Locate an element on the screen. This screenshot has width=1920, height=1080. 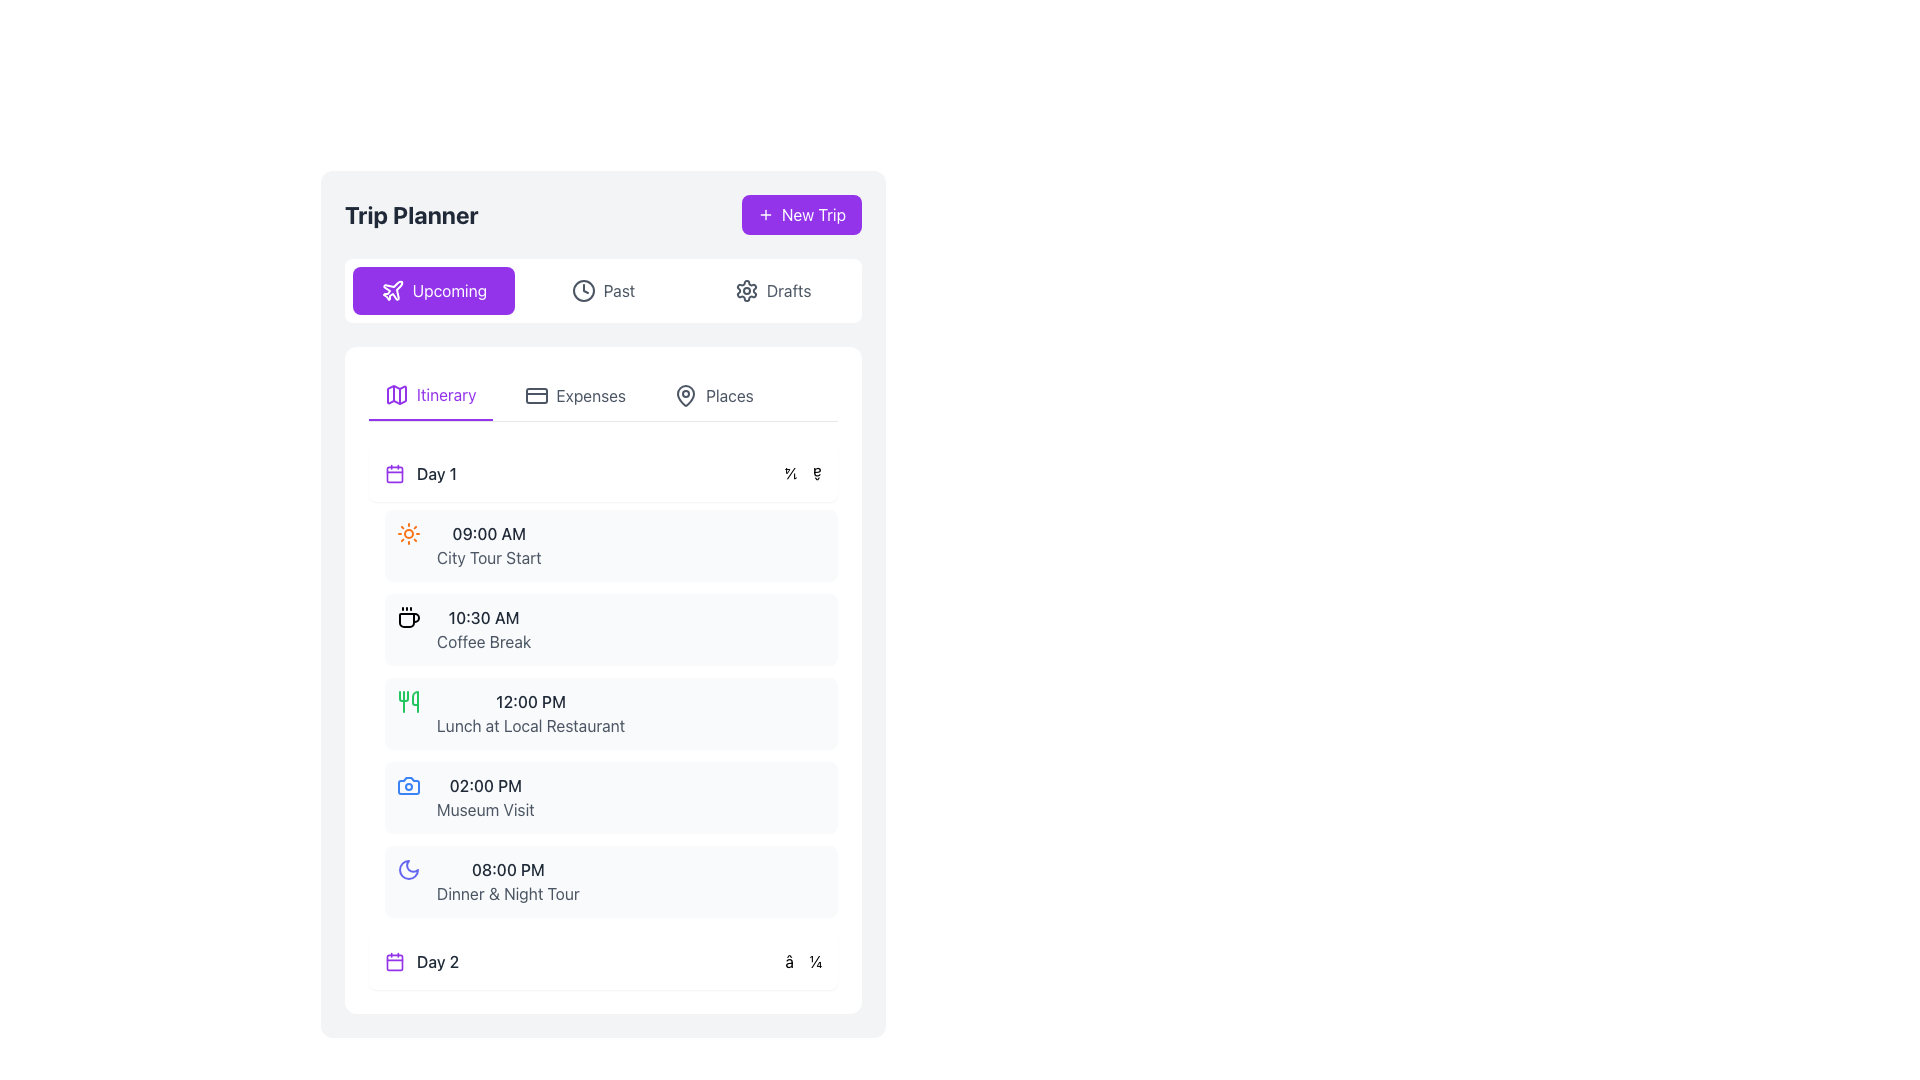
the airplane vector icon located within the purple 'New Trip' button at the right edge of the header section is located at coordinates (392, 290).